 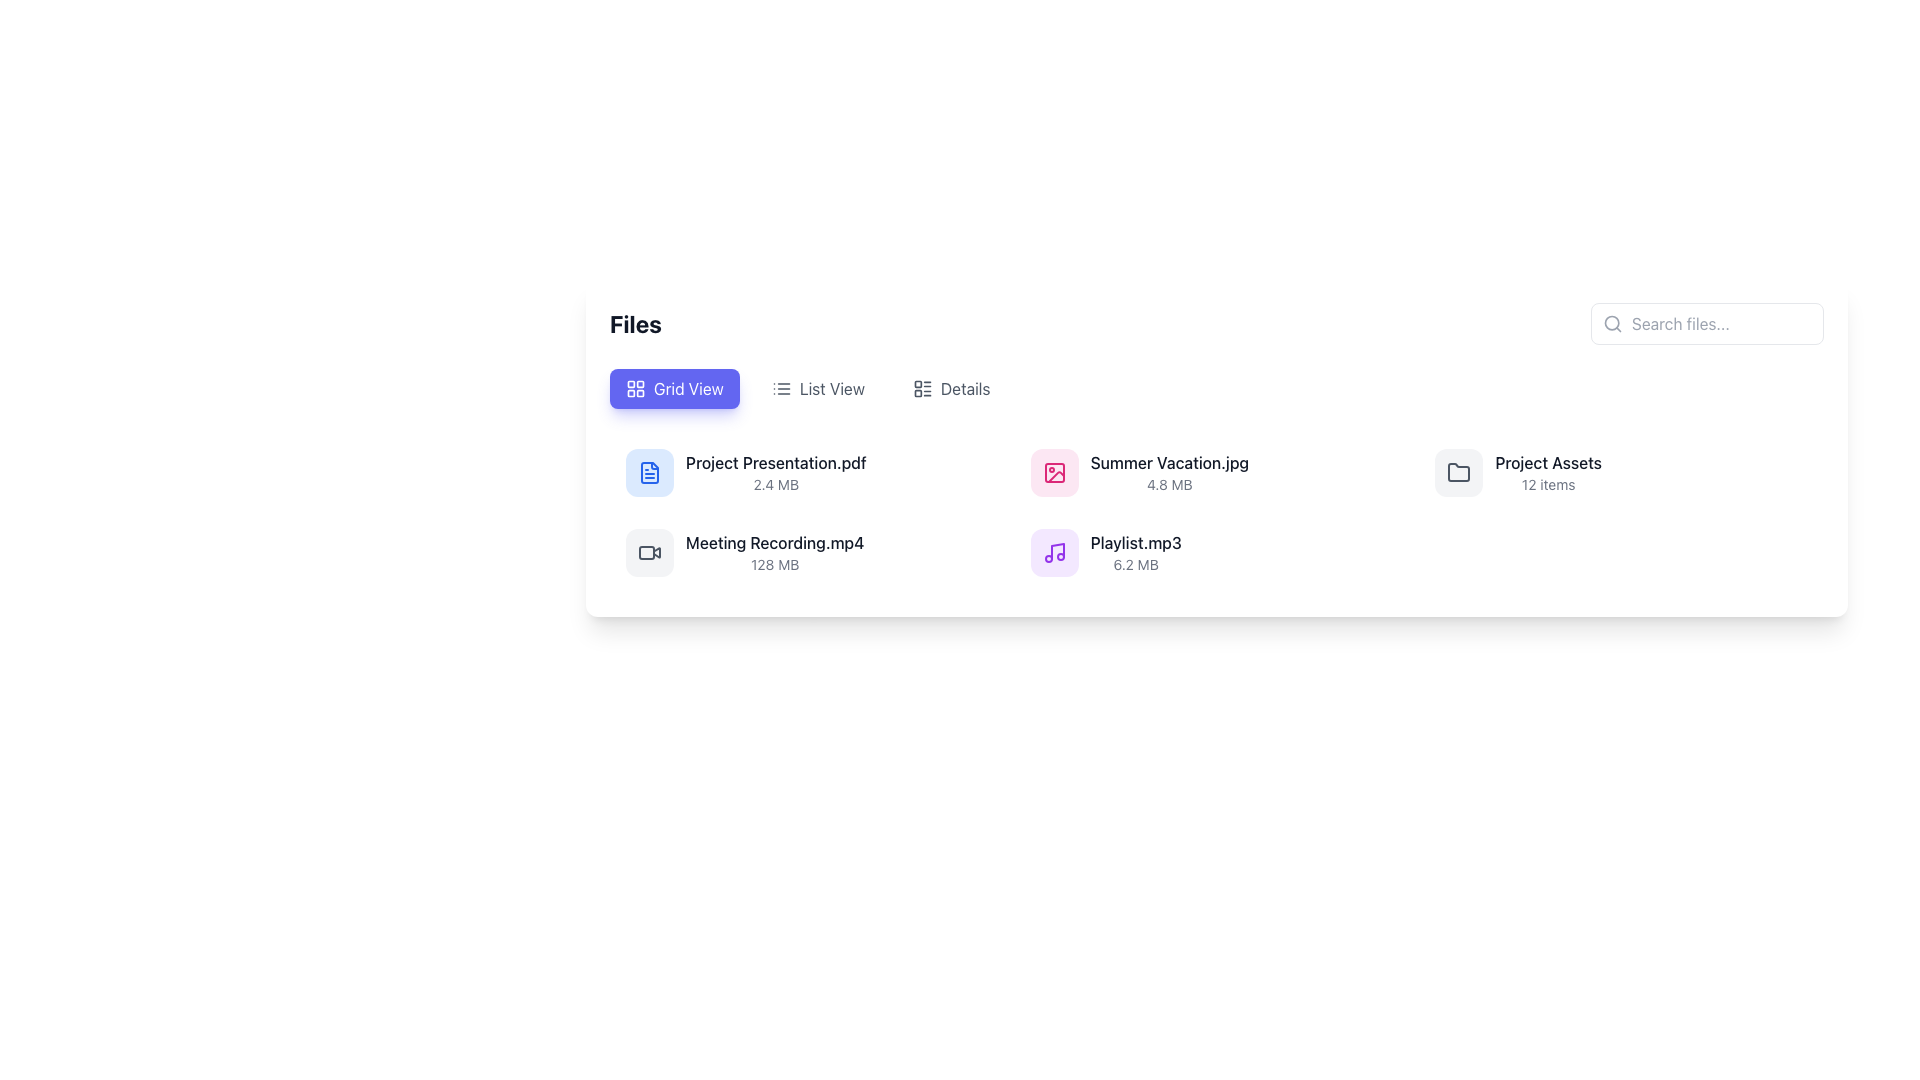 I want to click on the file icon that resembles a document, specifically aligned with the 'Project Presentation.pdf' entry in the file listing panel, so click(x=649, y=473).